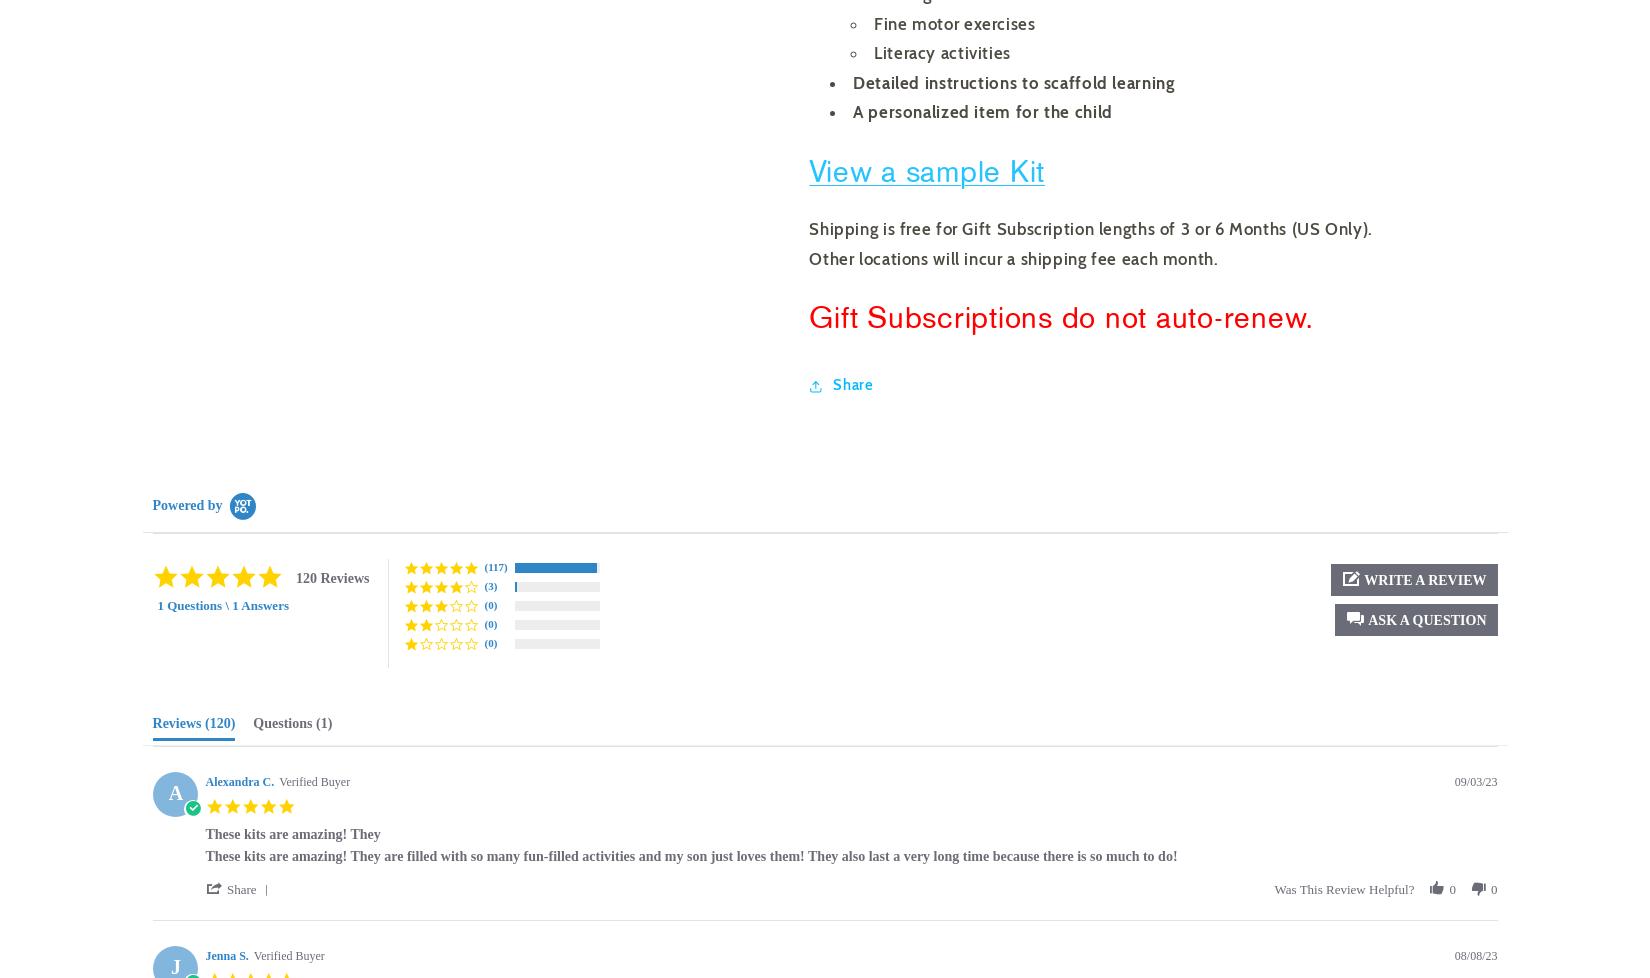 The image size is (1650, 978). Describe the element at coordinates (252, 723) in the screenshot. I see `'Questions'` at that location.